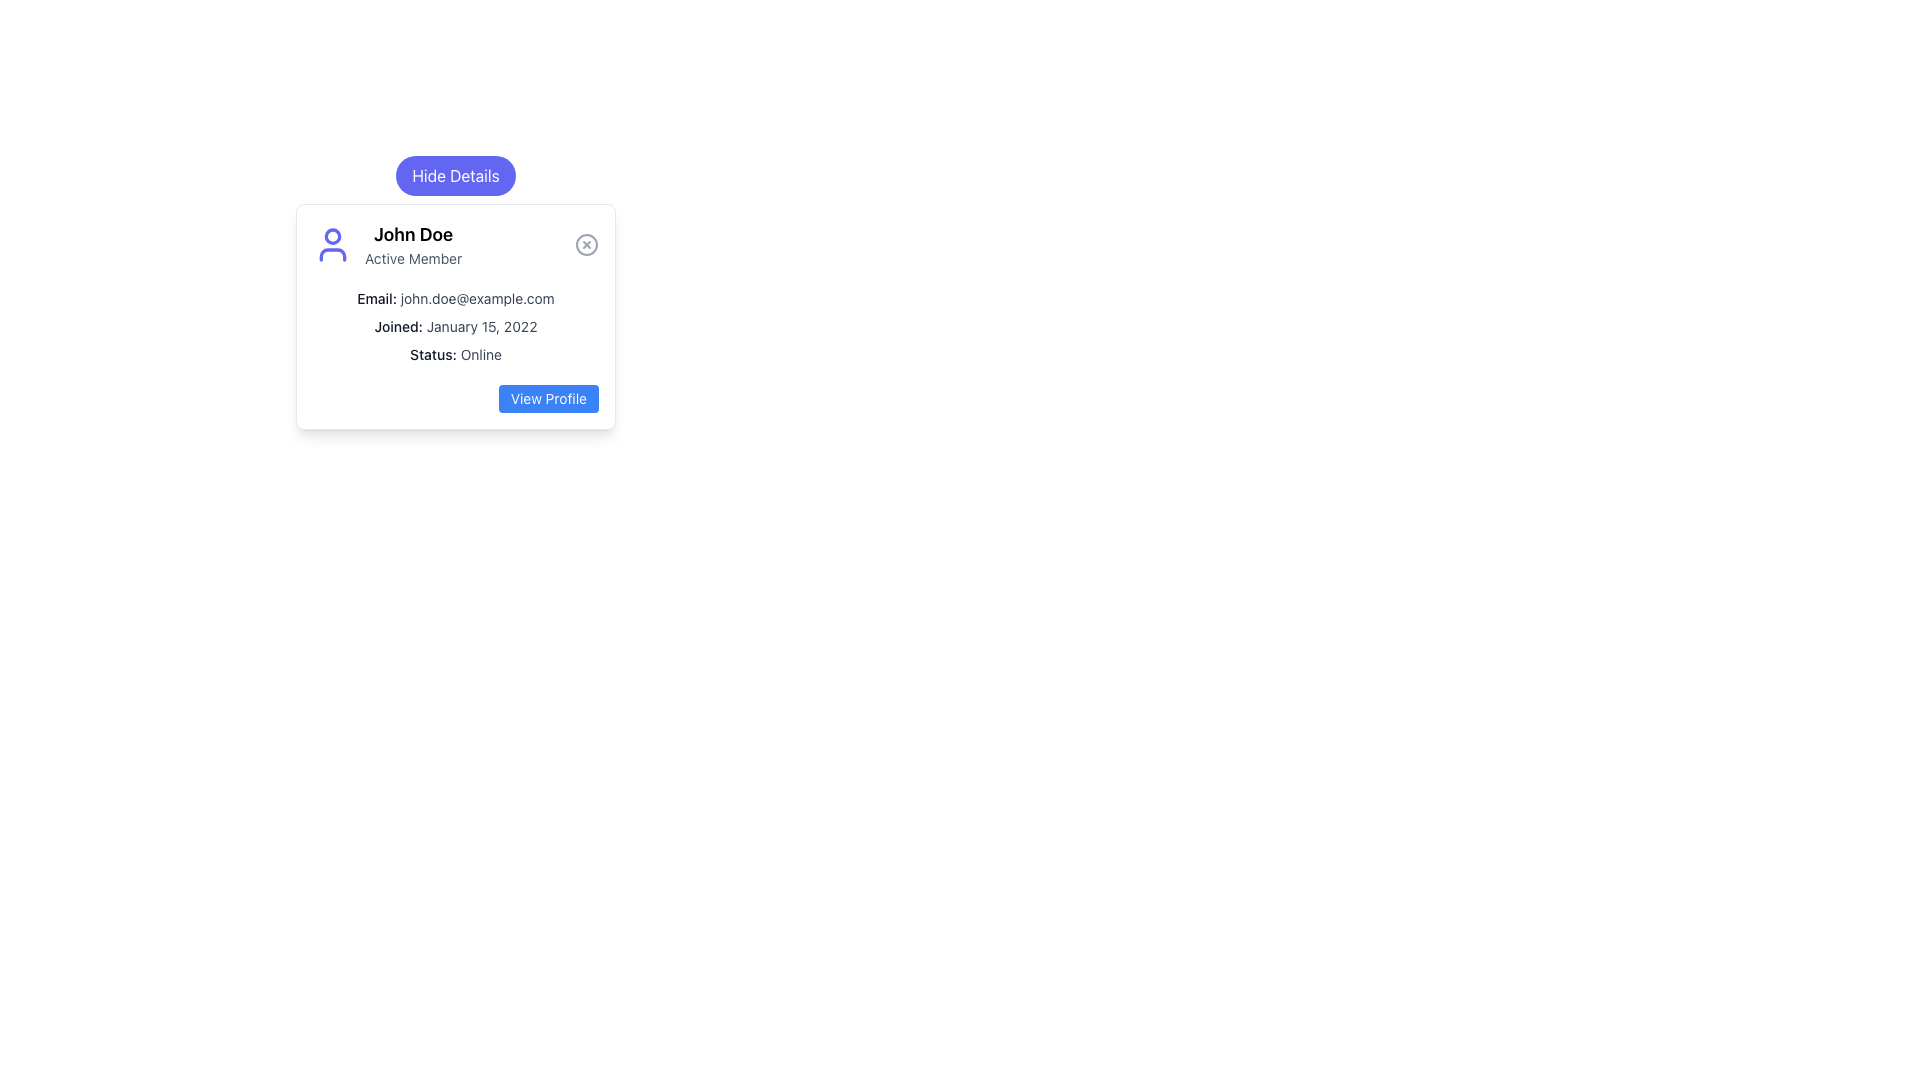 Image resolution: width=1920 pixels, height=1080 pixels. Describe the element at coordinates (332, 244) in the screenshot. I see `the user icon located to the left of 'John Doe' in the profile card, which visually represents the user` at that location.